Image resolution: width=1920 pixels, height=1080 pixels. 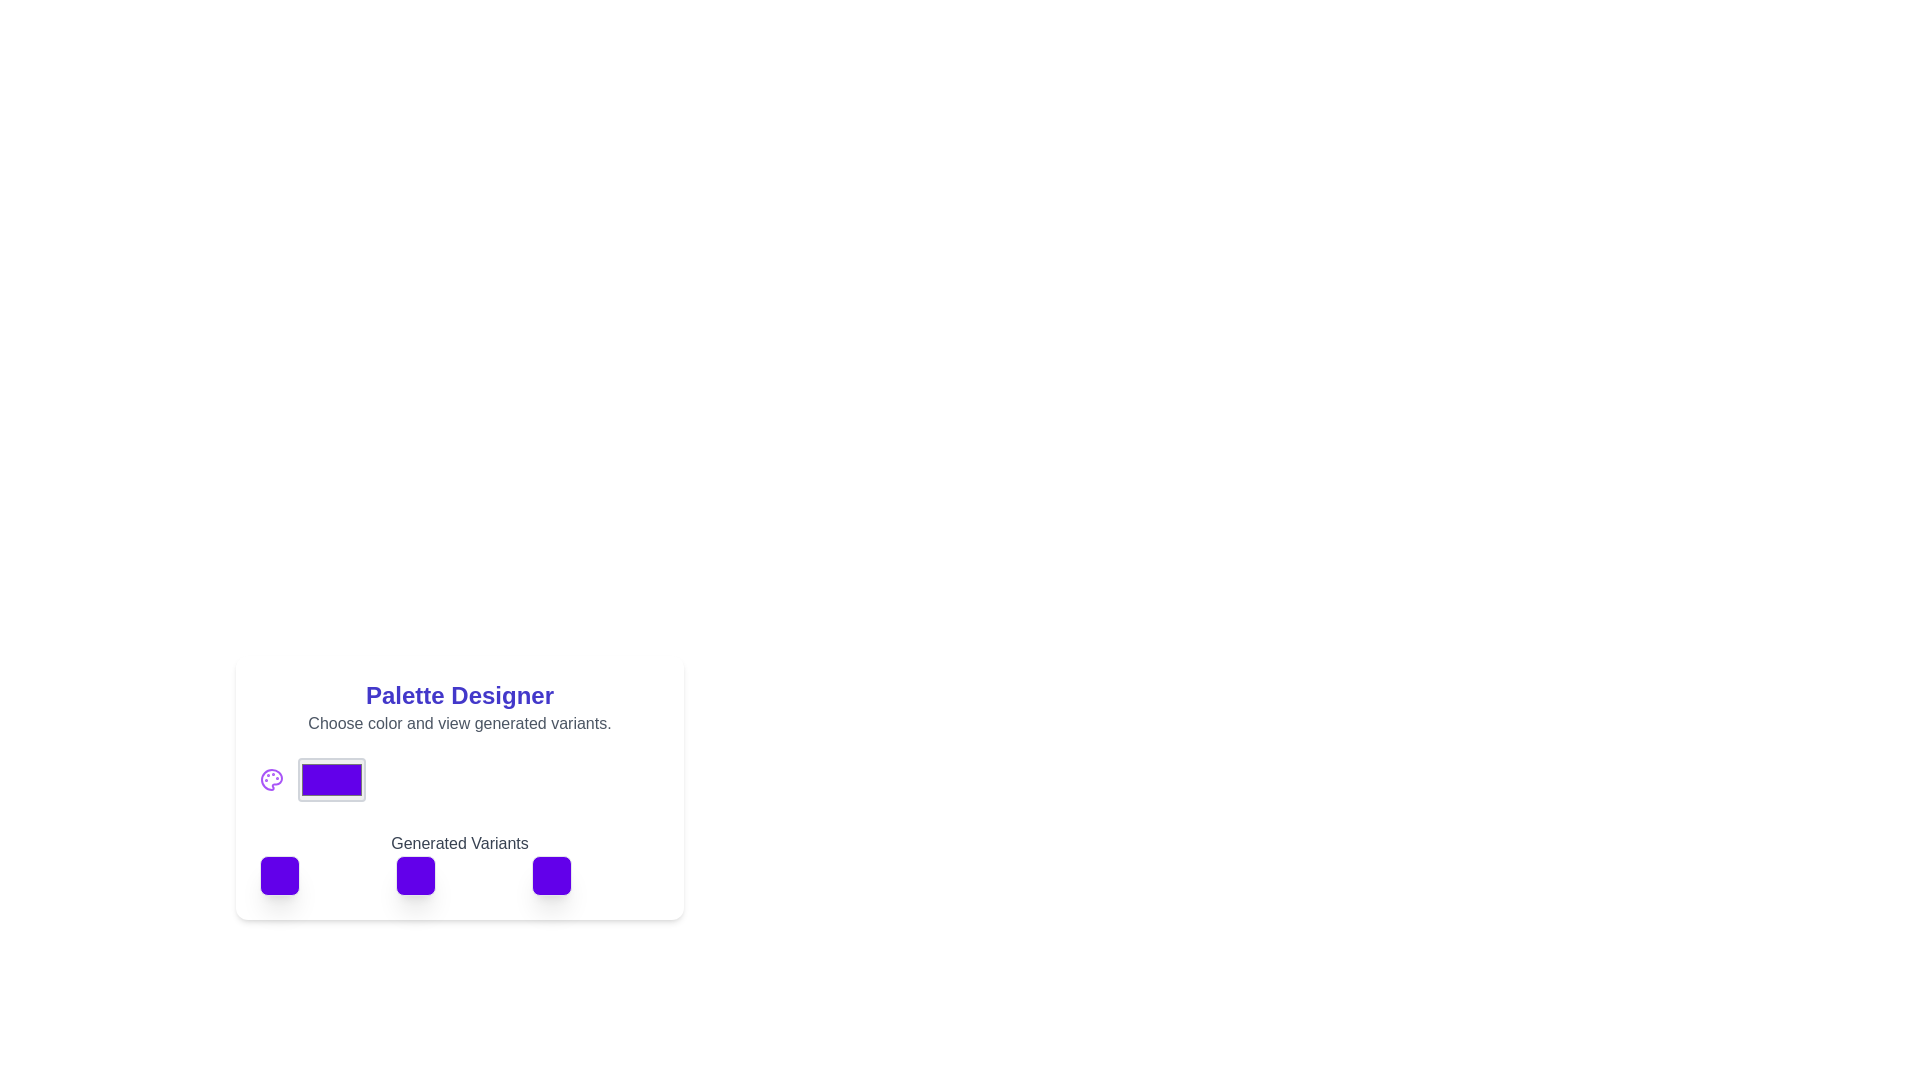 What do you see at coordinates (271, 778) in the screenshot?
I see `the purple painter's palette icon located in the top-left of the 'flex items-center space-x-4' group, adjacent to a rectangular color input box` at bounding box center [271, 778].